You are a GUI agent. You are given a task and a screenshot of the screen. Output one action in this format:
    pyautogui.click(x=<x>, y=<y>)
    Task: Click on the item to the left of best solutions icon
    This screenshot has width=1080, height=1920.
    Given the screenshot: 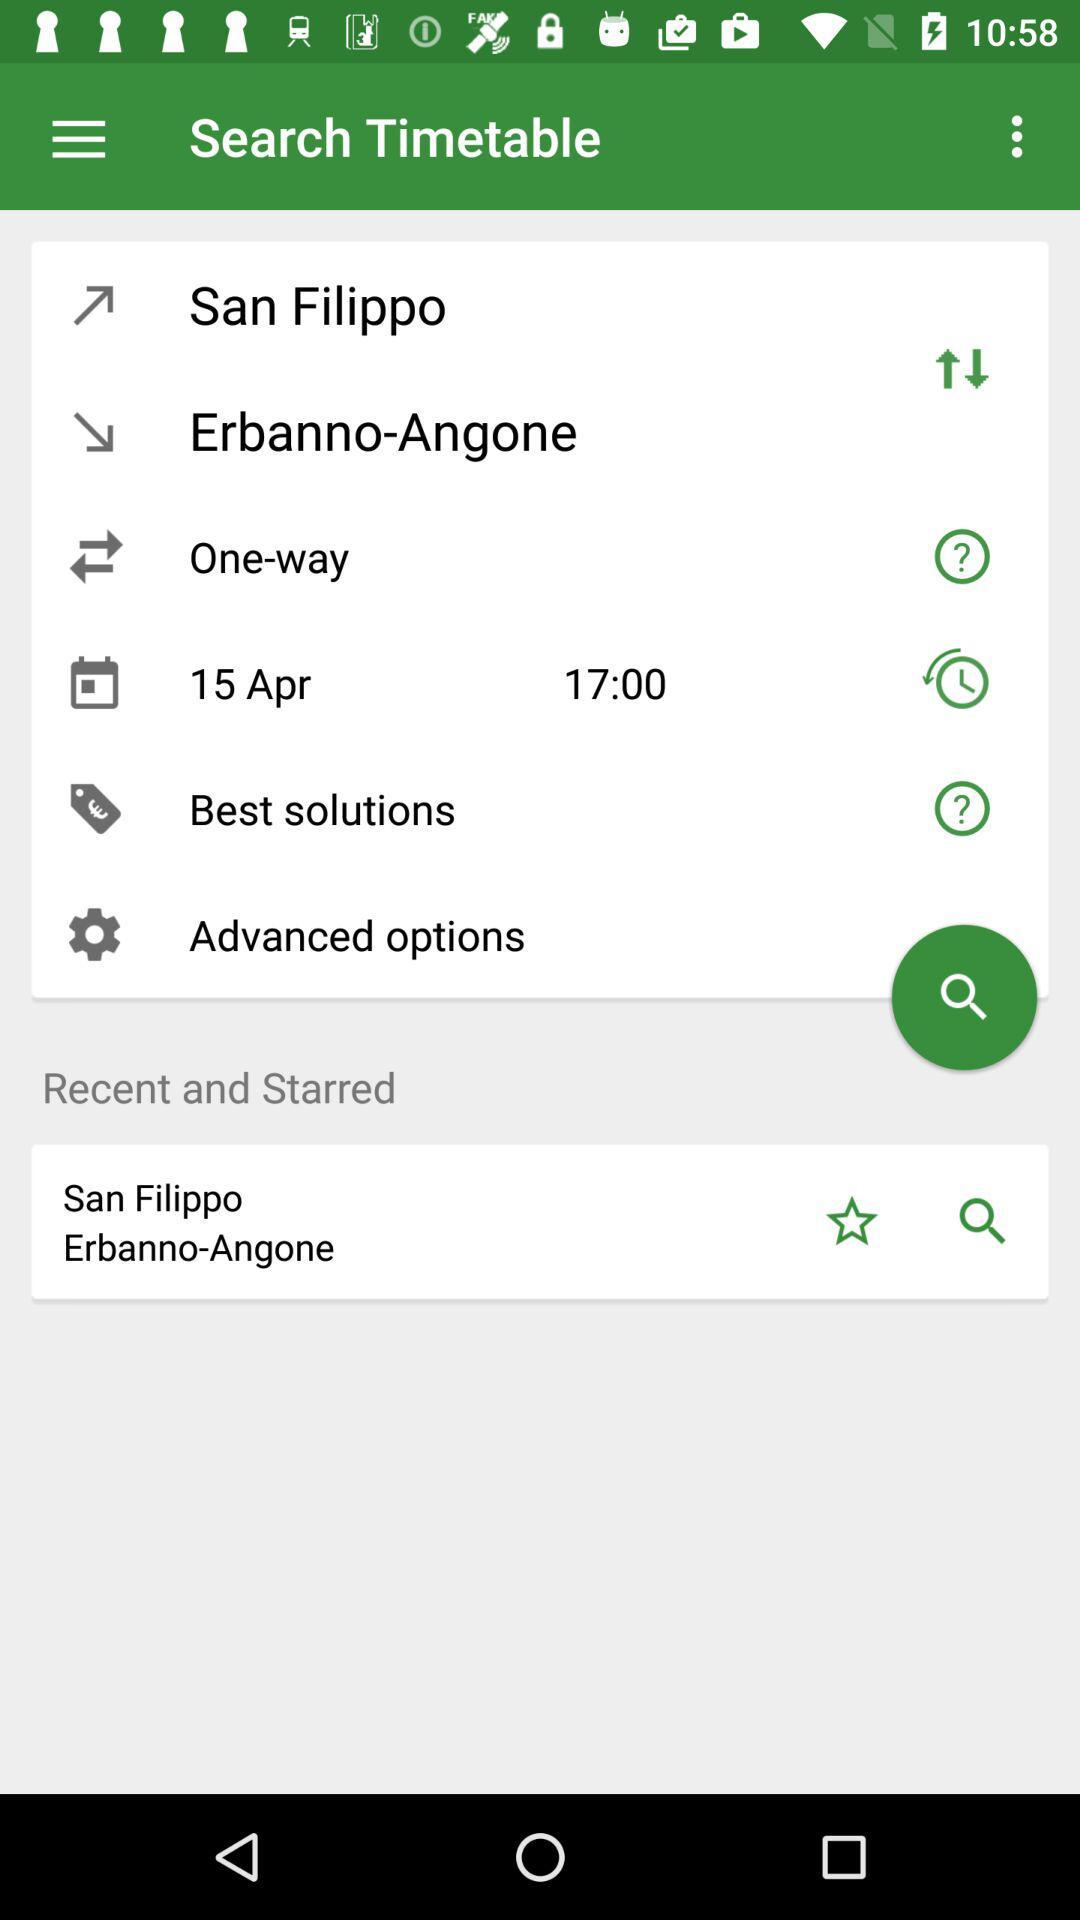 What is the action you would take?
    pyautogui.click(x=94, y=808)
    